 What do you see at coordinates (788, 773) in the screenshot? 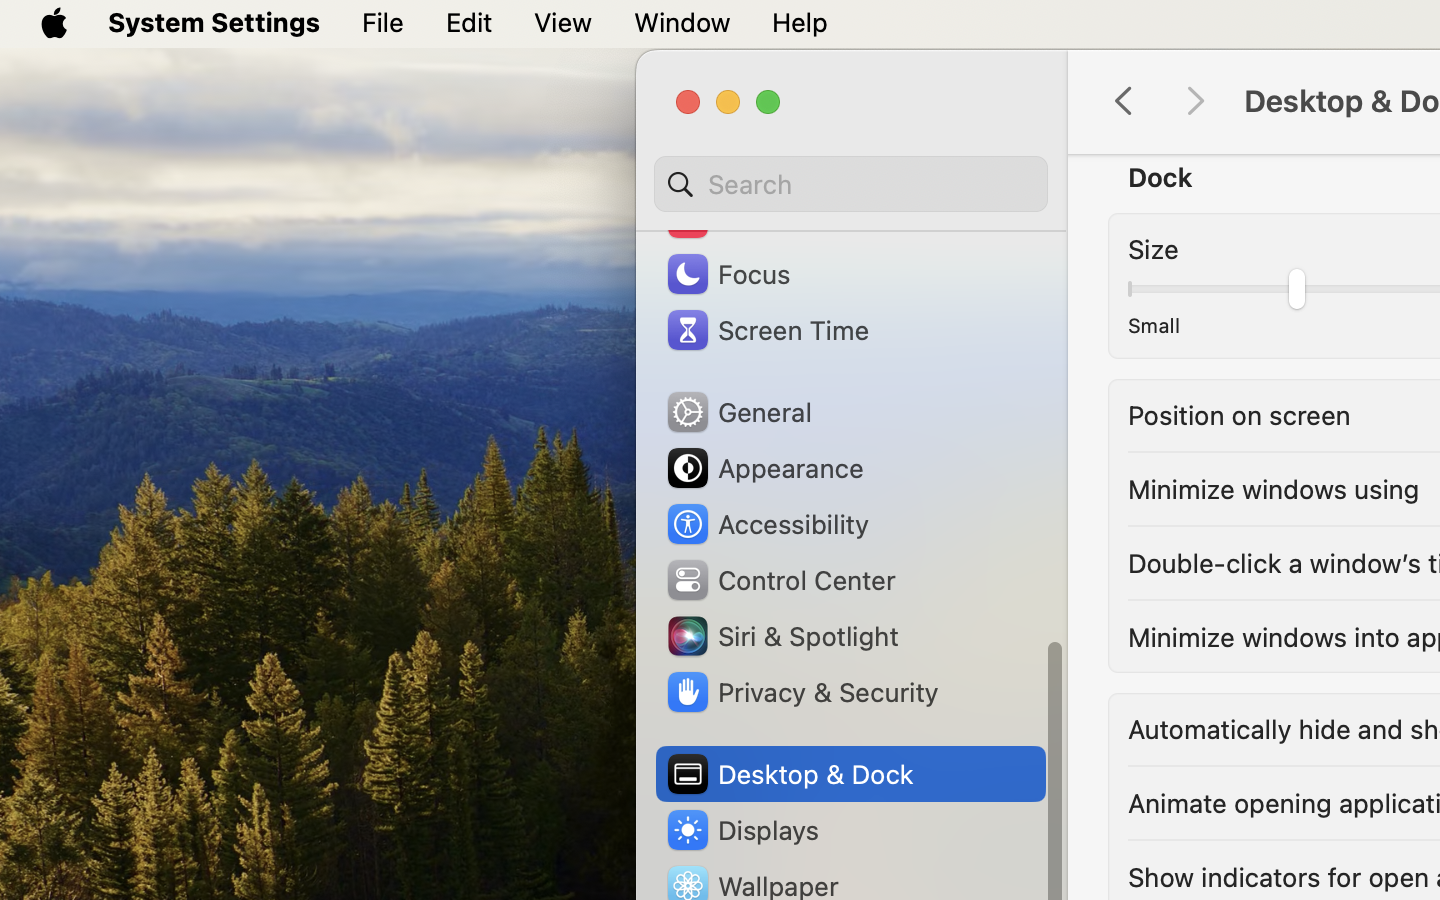
I see `'Desktop & Dock'` at bounding box center [788, 773].